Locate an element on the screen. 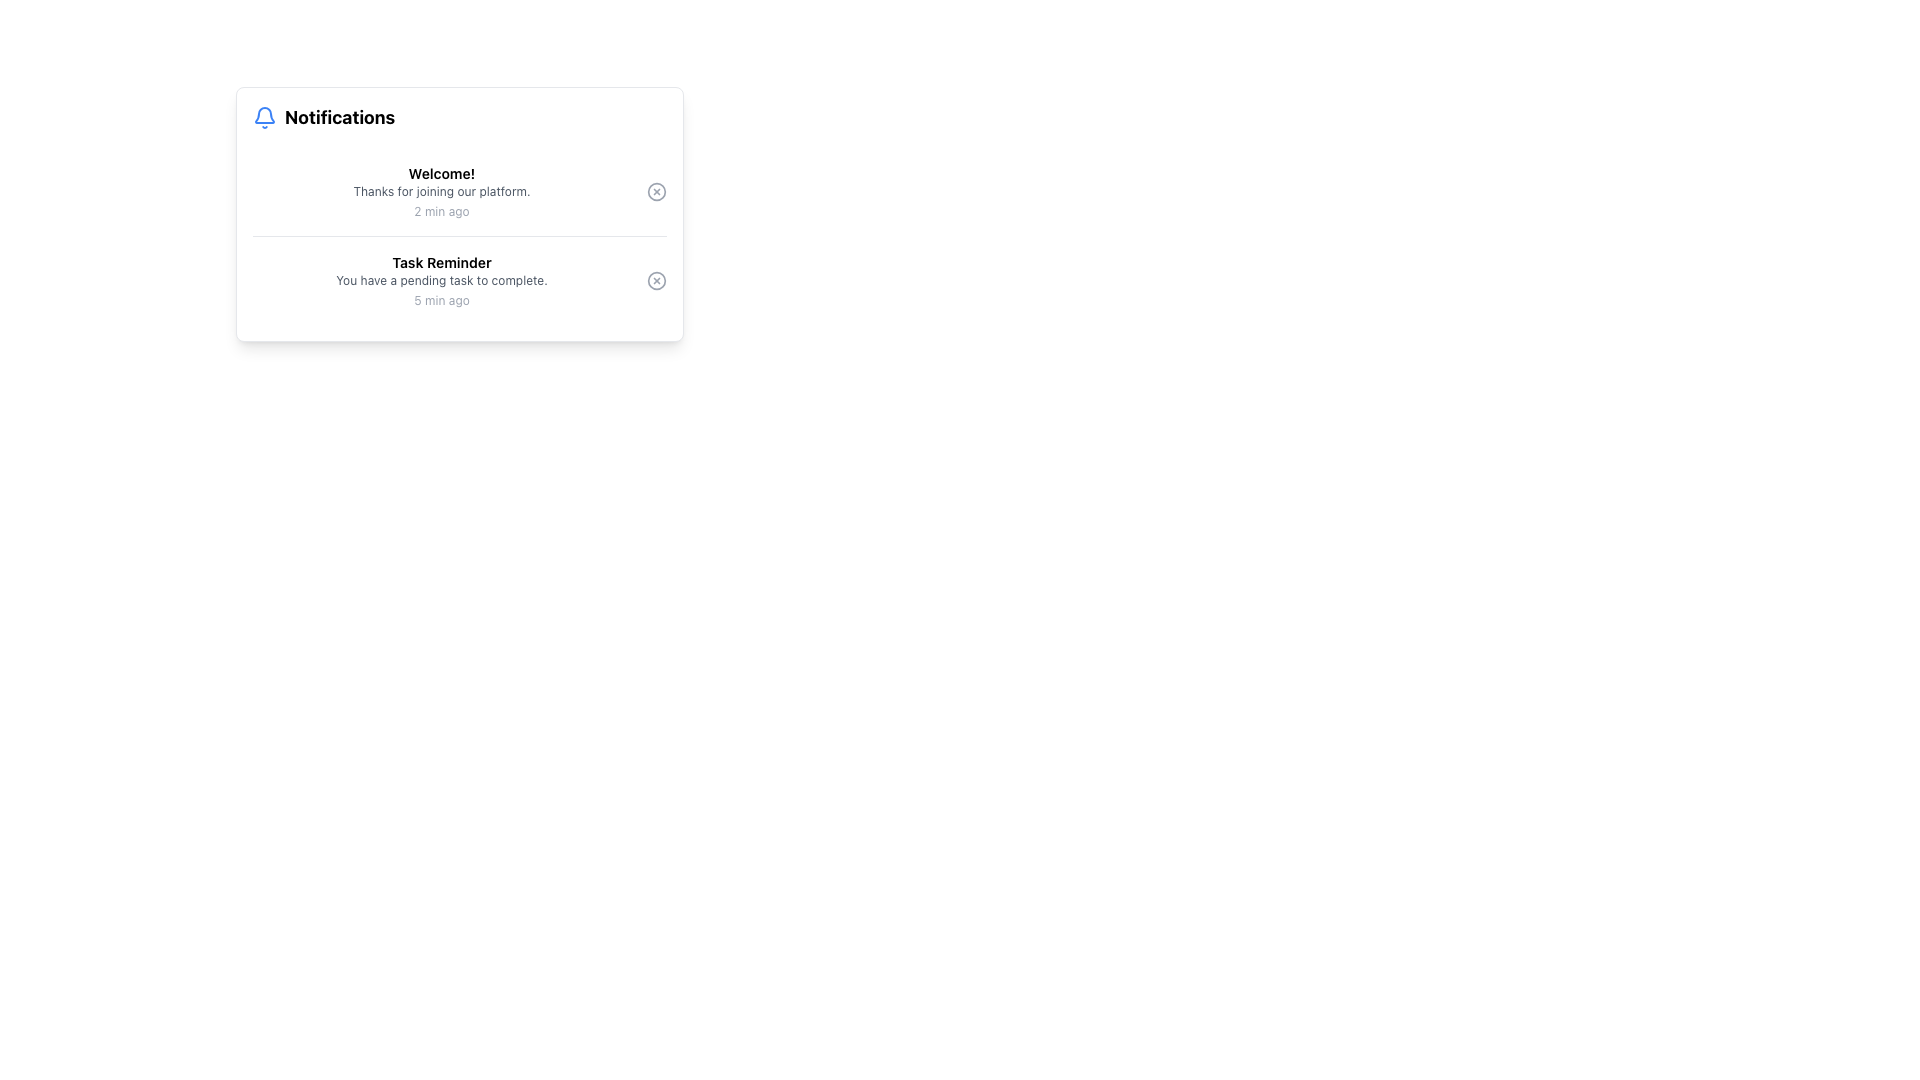 The height and width of the screenshot is (1080, 1920). the blue bell icon located to the left of the 'Notifications' text to view its styling is located at coordinates (263, 118).